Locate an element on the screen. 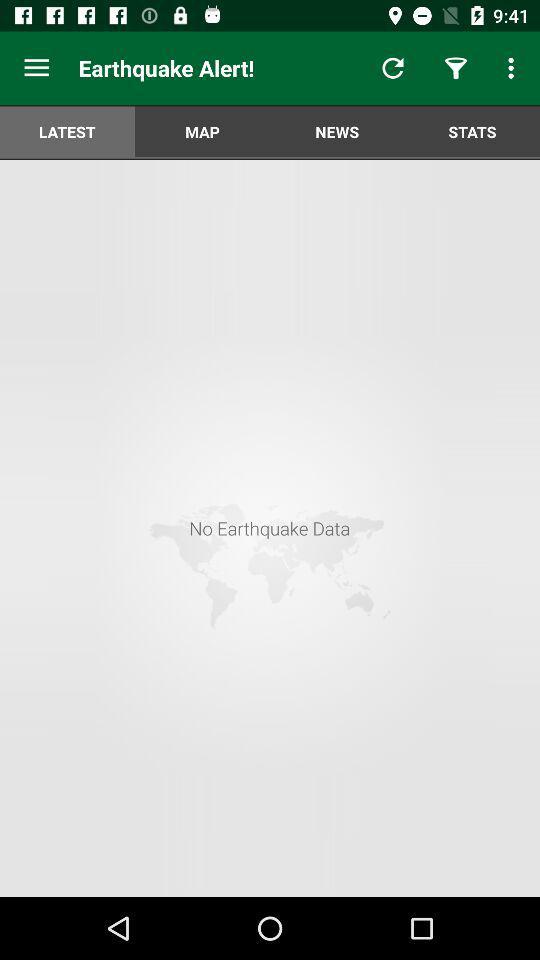  app next to the earthquake alert! icon is located at coordinates (36, 68).